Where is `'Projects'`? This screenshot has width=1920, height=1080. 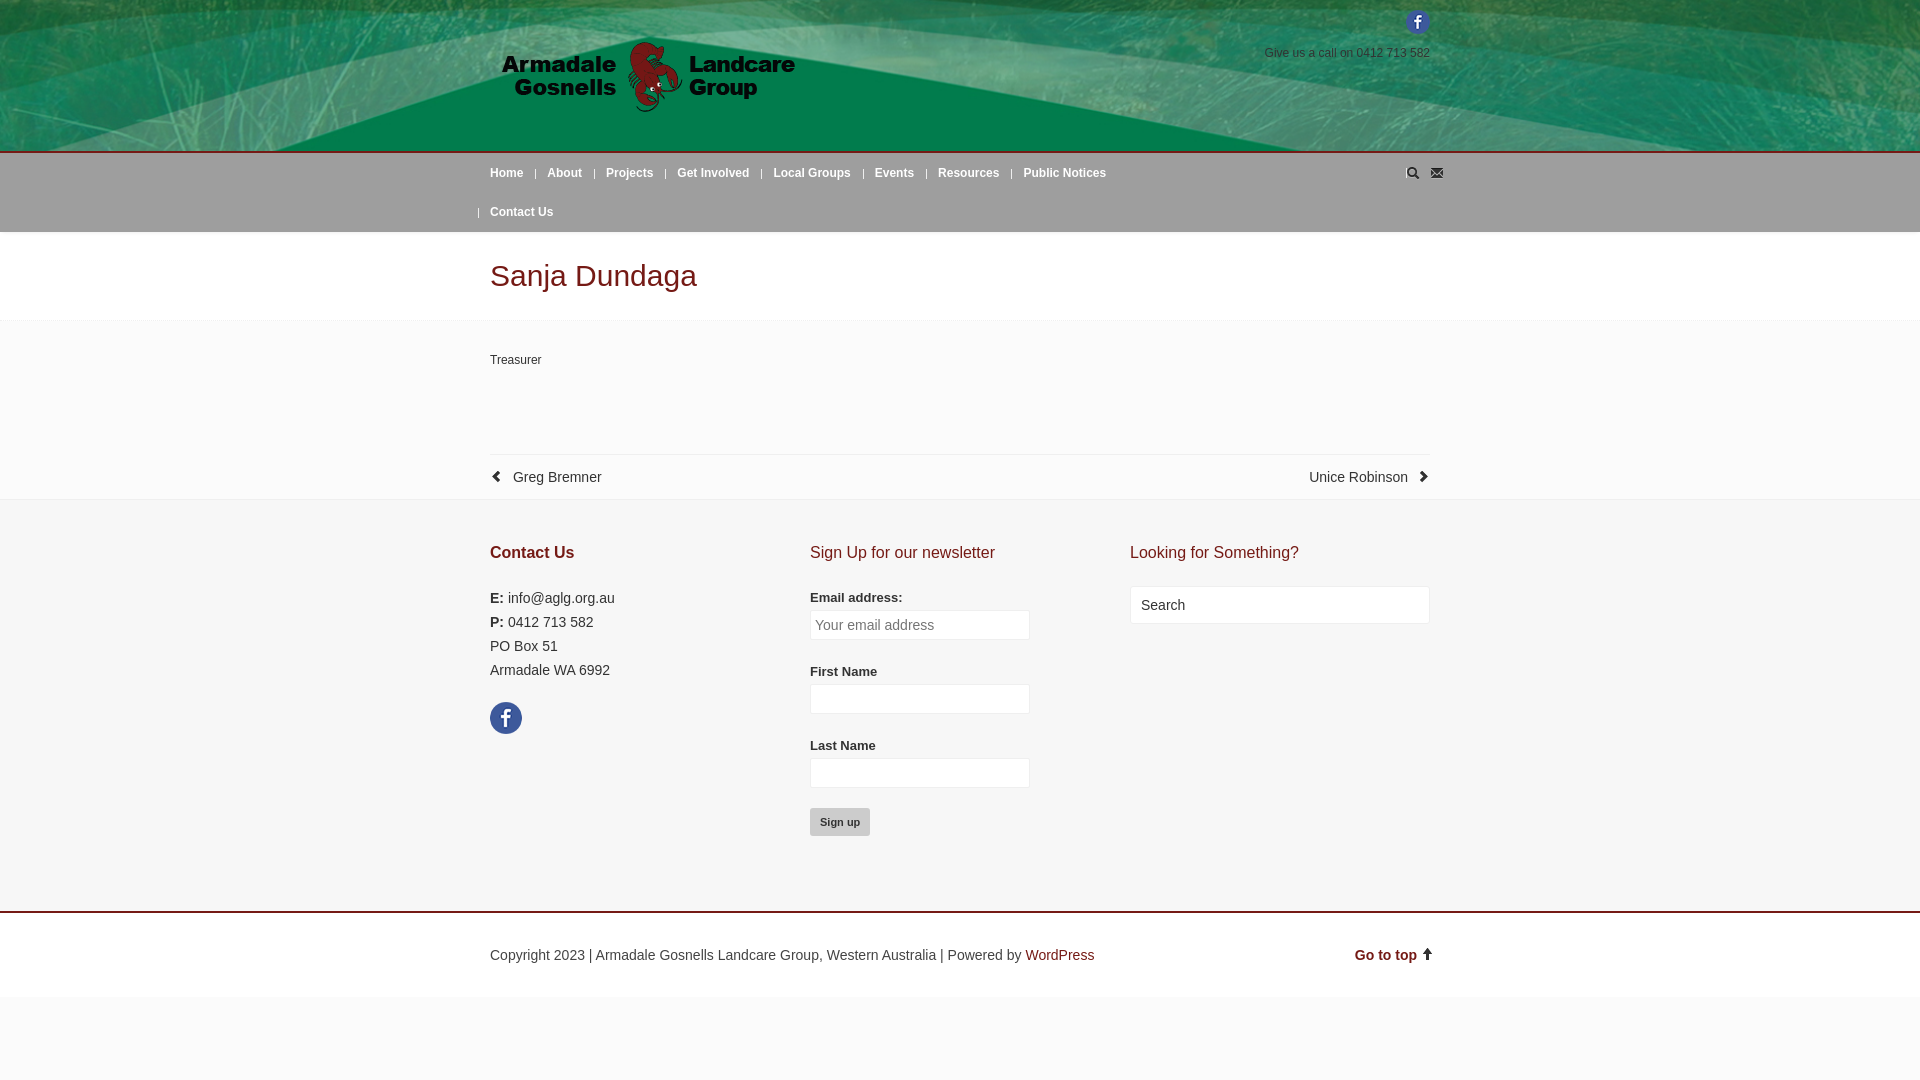 'Projects' is located at coordinates (593, 172).